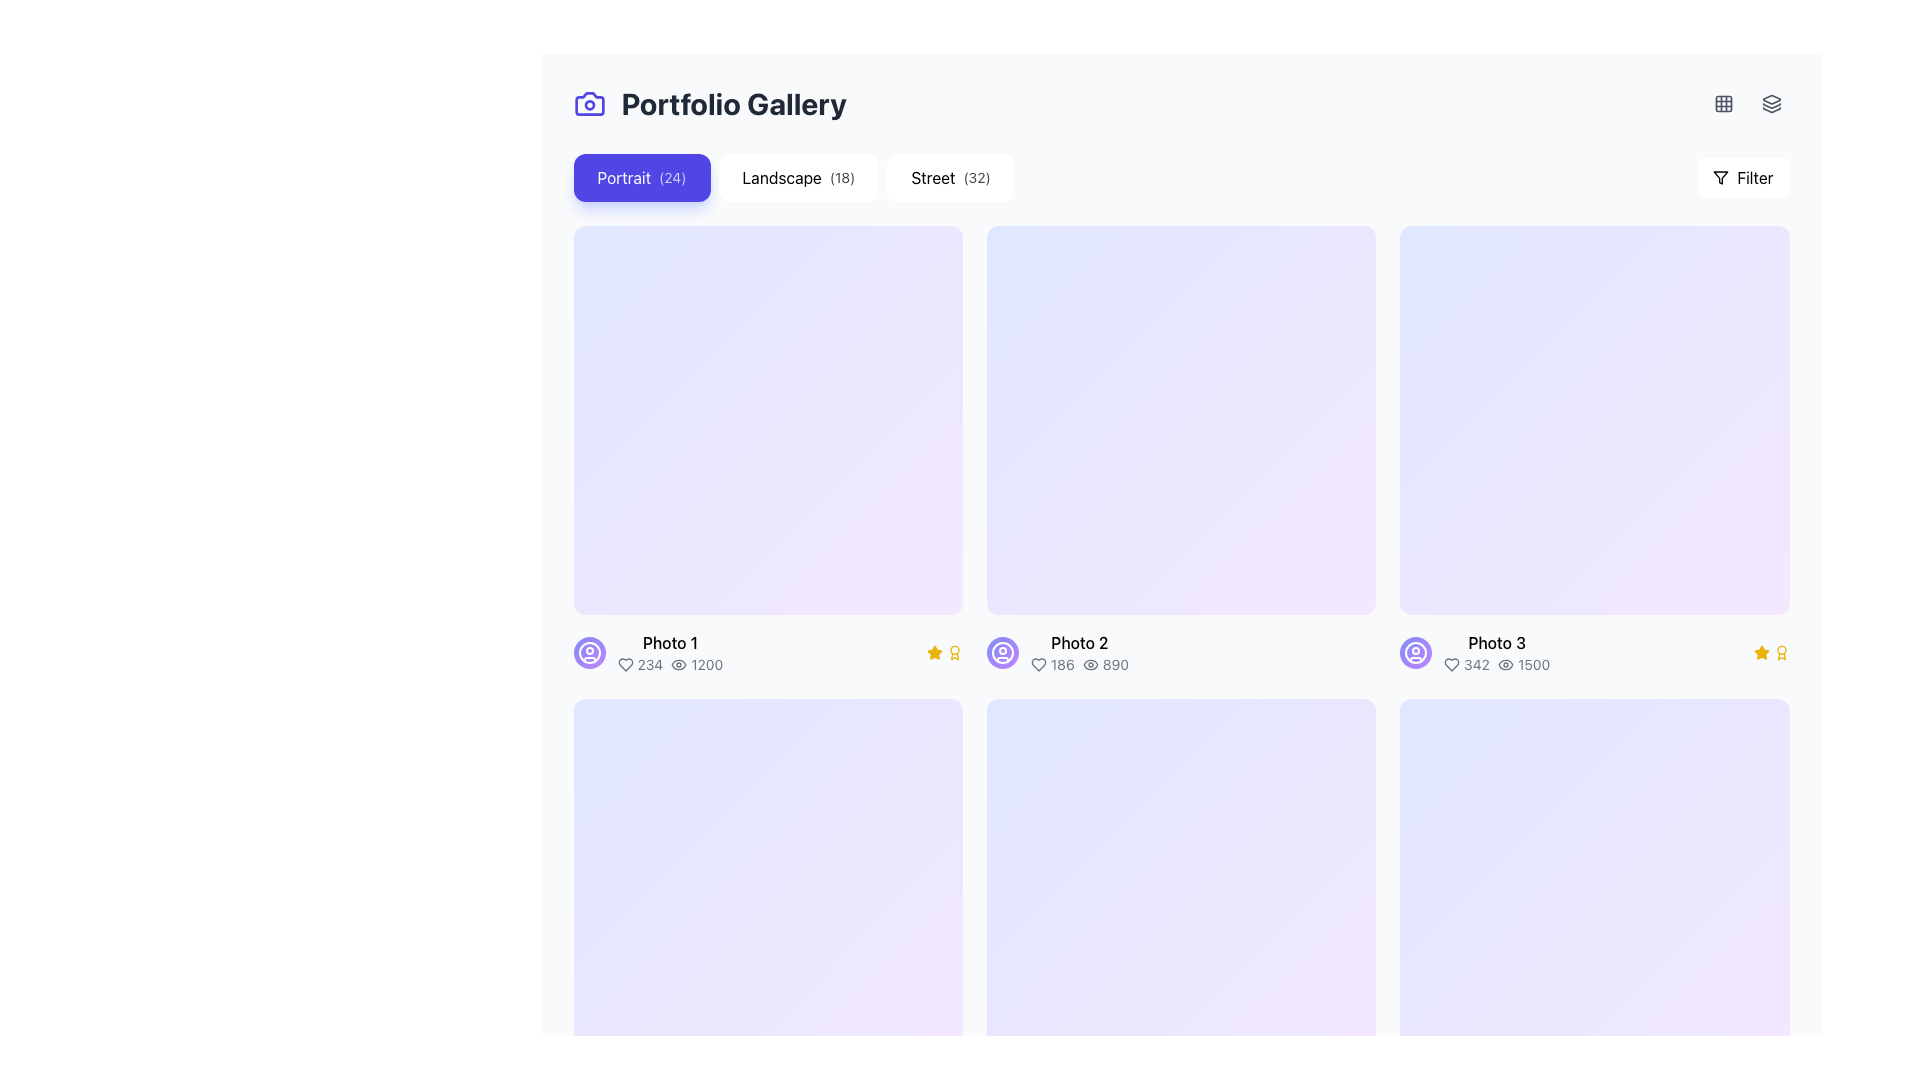 The width and height of the screenshot is (1920, 1080). Describe the element at coordinates (1452, 665) in the screenshot. I see `the heart-shaped SVG icon located beneath the third photo thumbnail to like the photo` at that location.